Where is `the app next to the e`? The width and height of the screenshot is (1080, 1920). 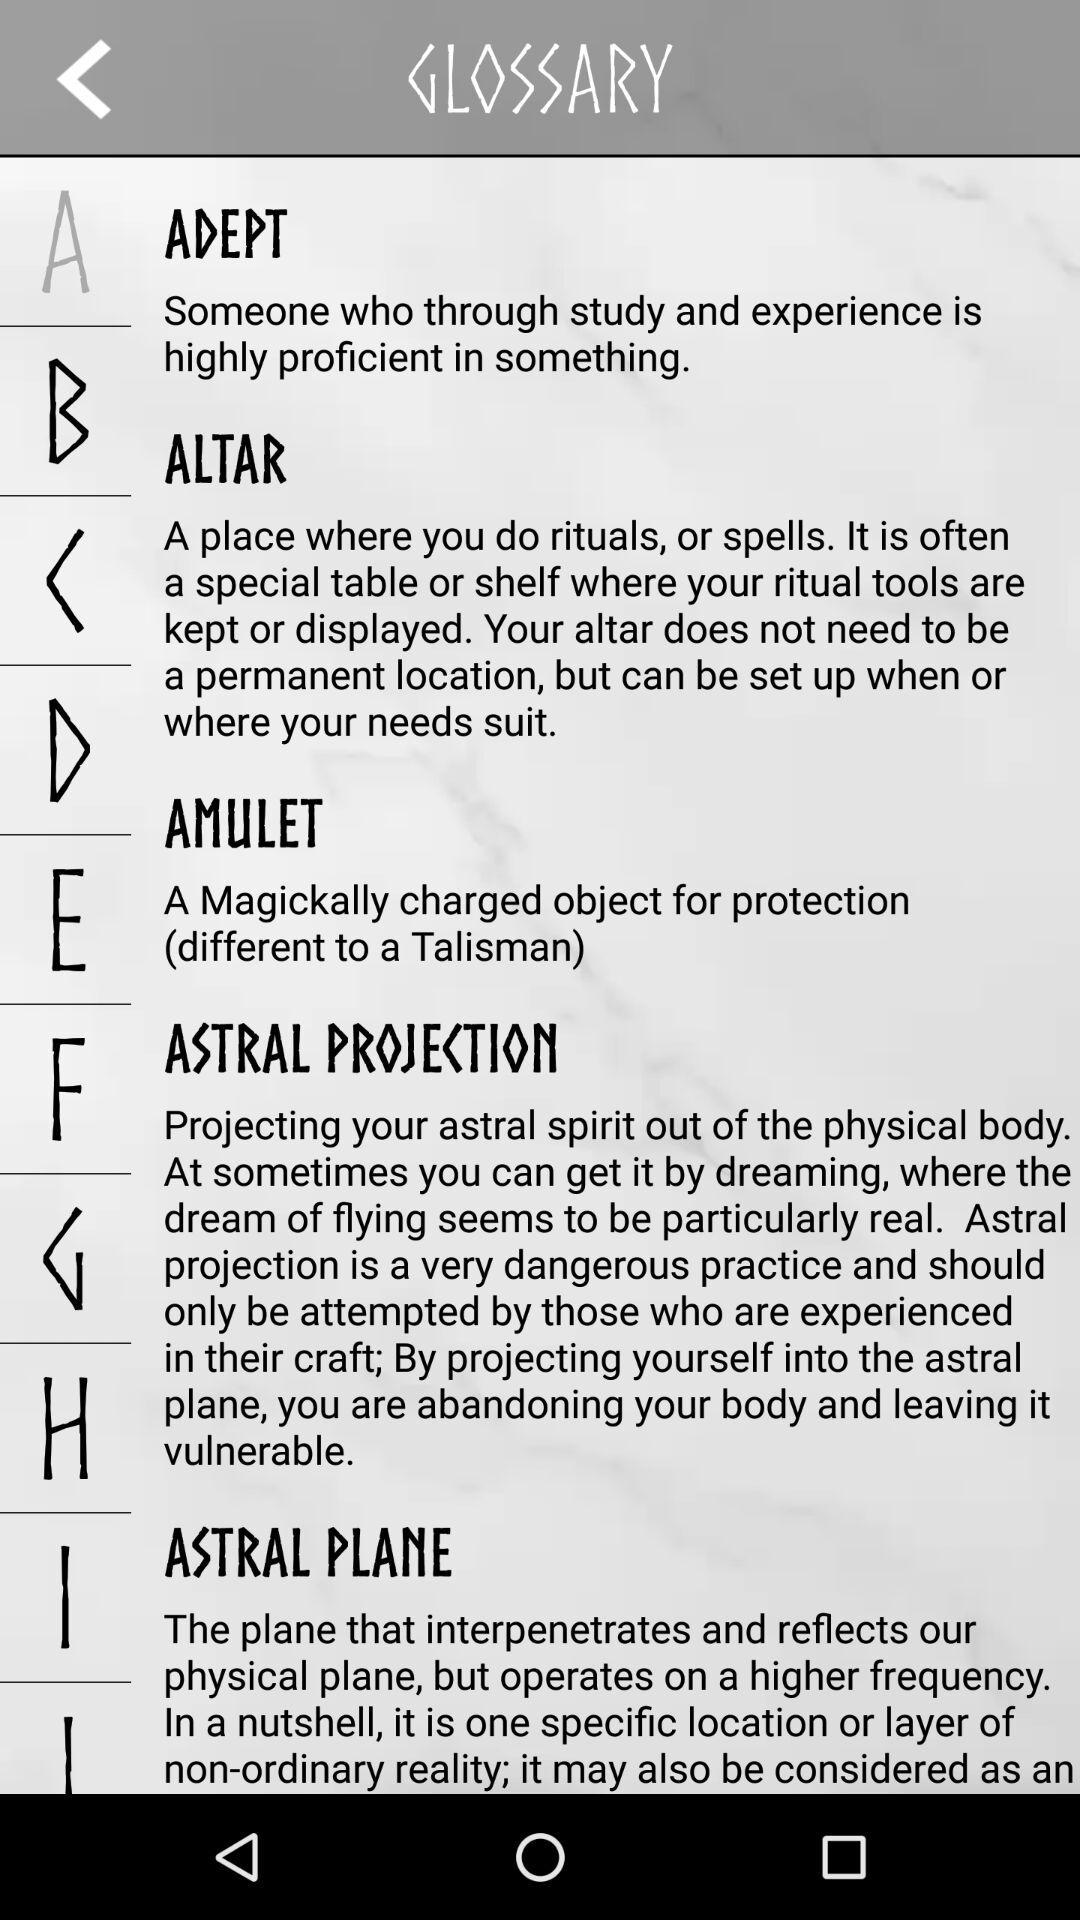
the app next to the e is located at coordinates (361, 1046).